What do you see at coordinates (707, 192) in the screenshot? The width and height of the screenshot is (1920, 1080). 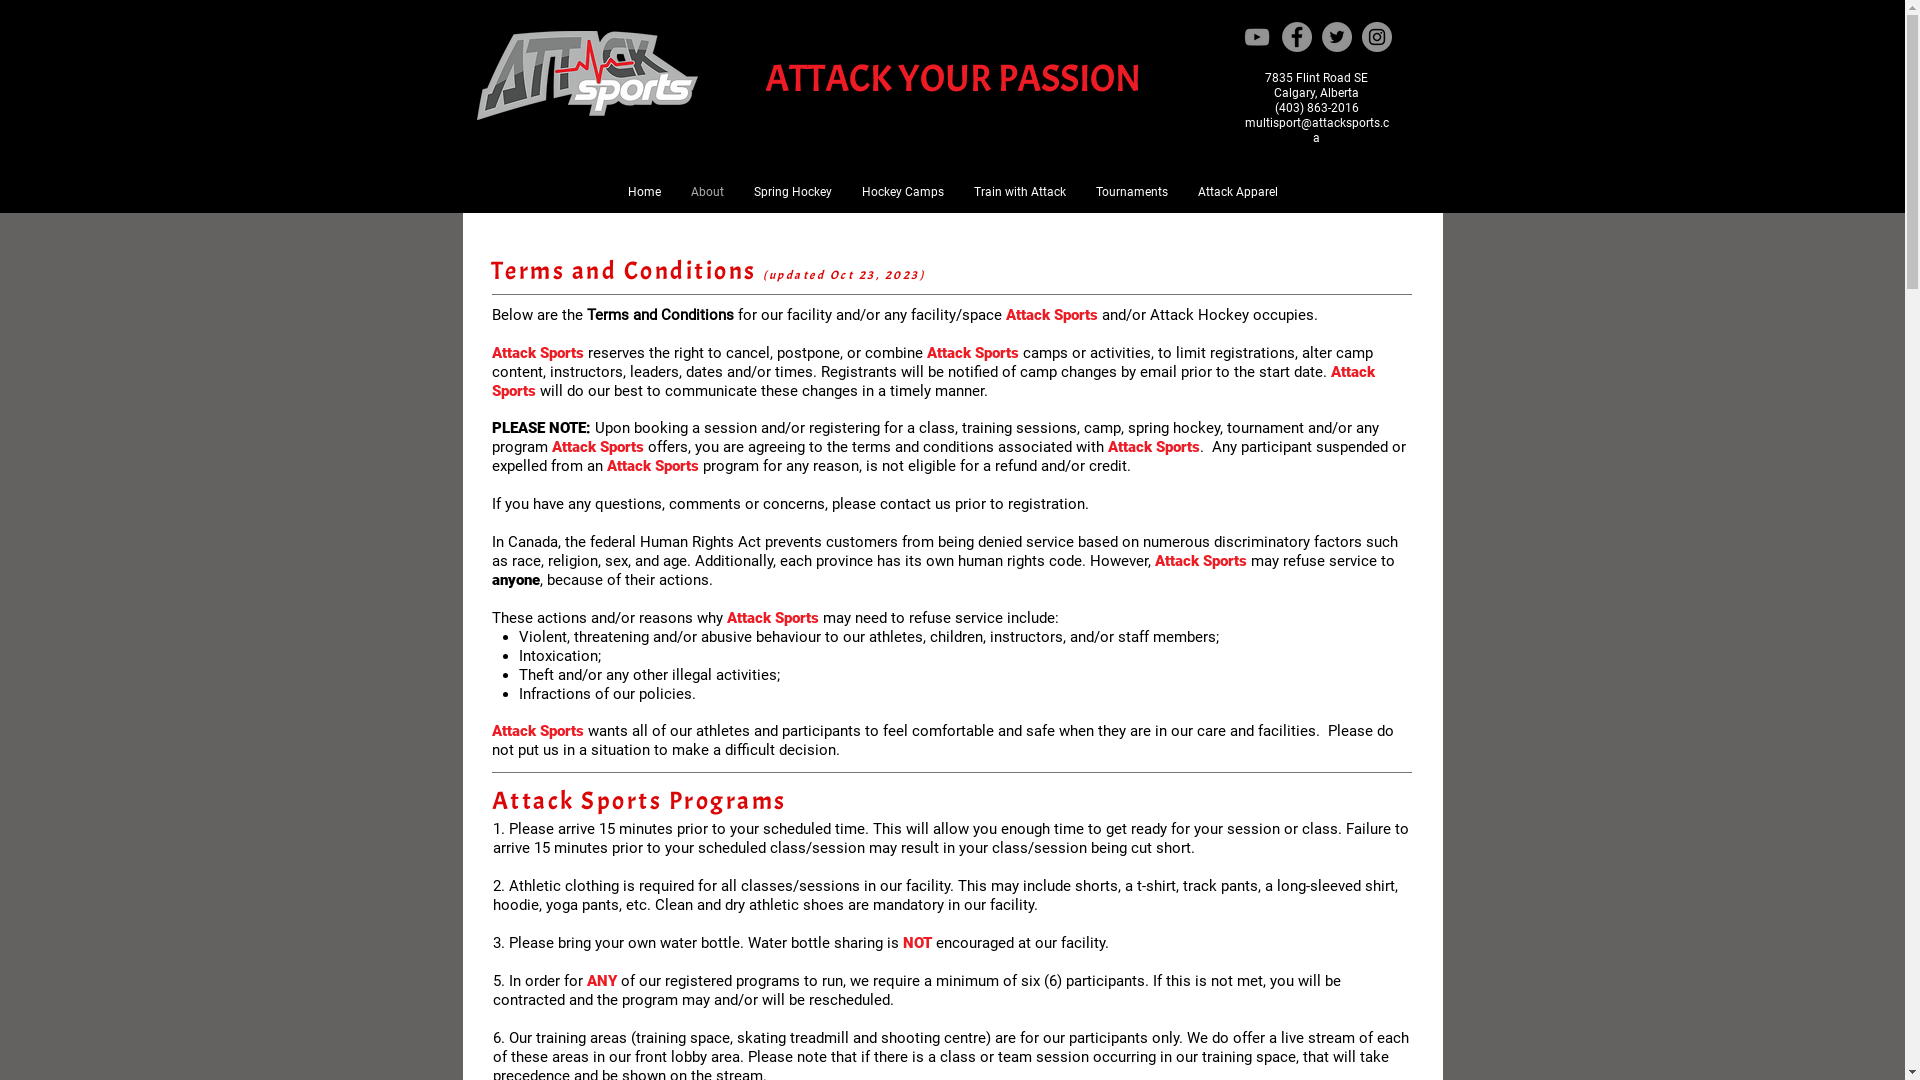 I see `'About'` at bounding box center [707, 192].